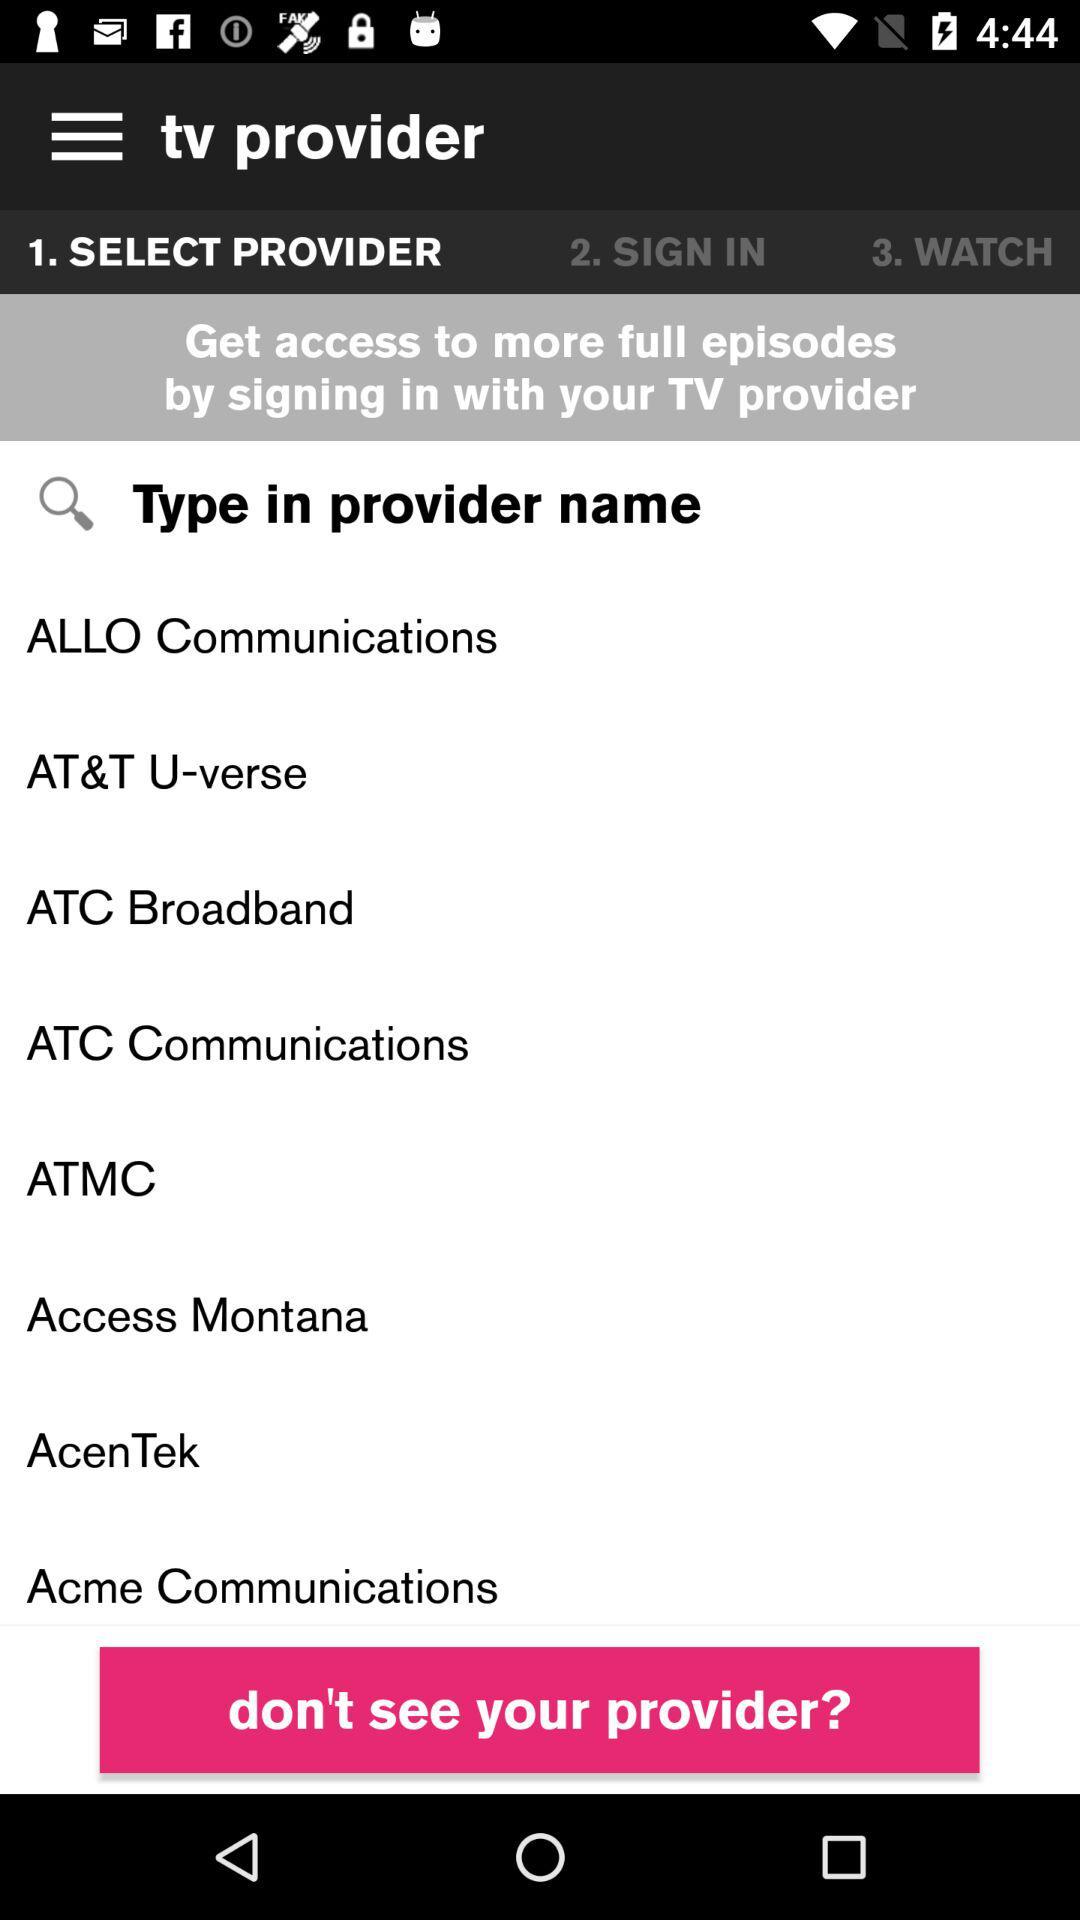 This screenshot has height=1920, width=1080. Describe the element at coordinates (540, 1570) in the screenshot. I see `the icon above the don t see icon` at that location.